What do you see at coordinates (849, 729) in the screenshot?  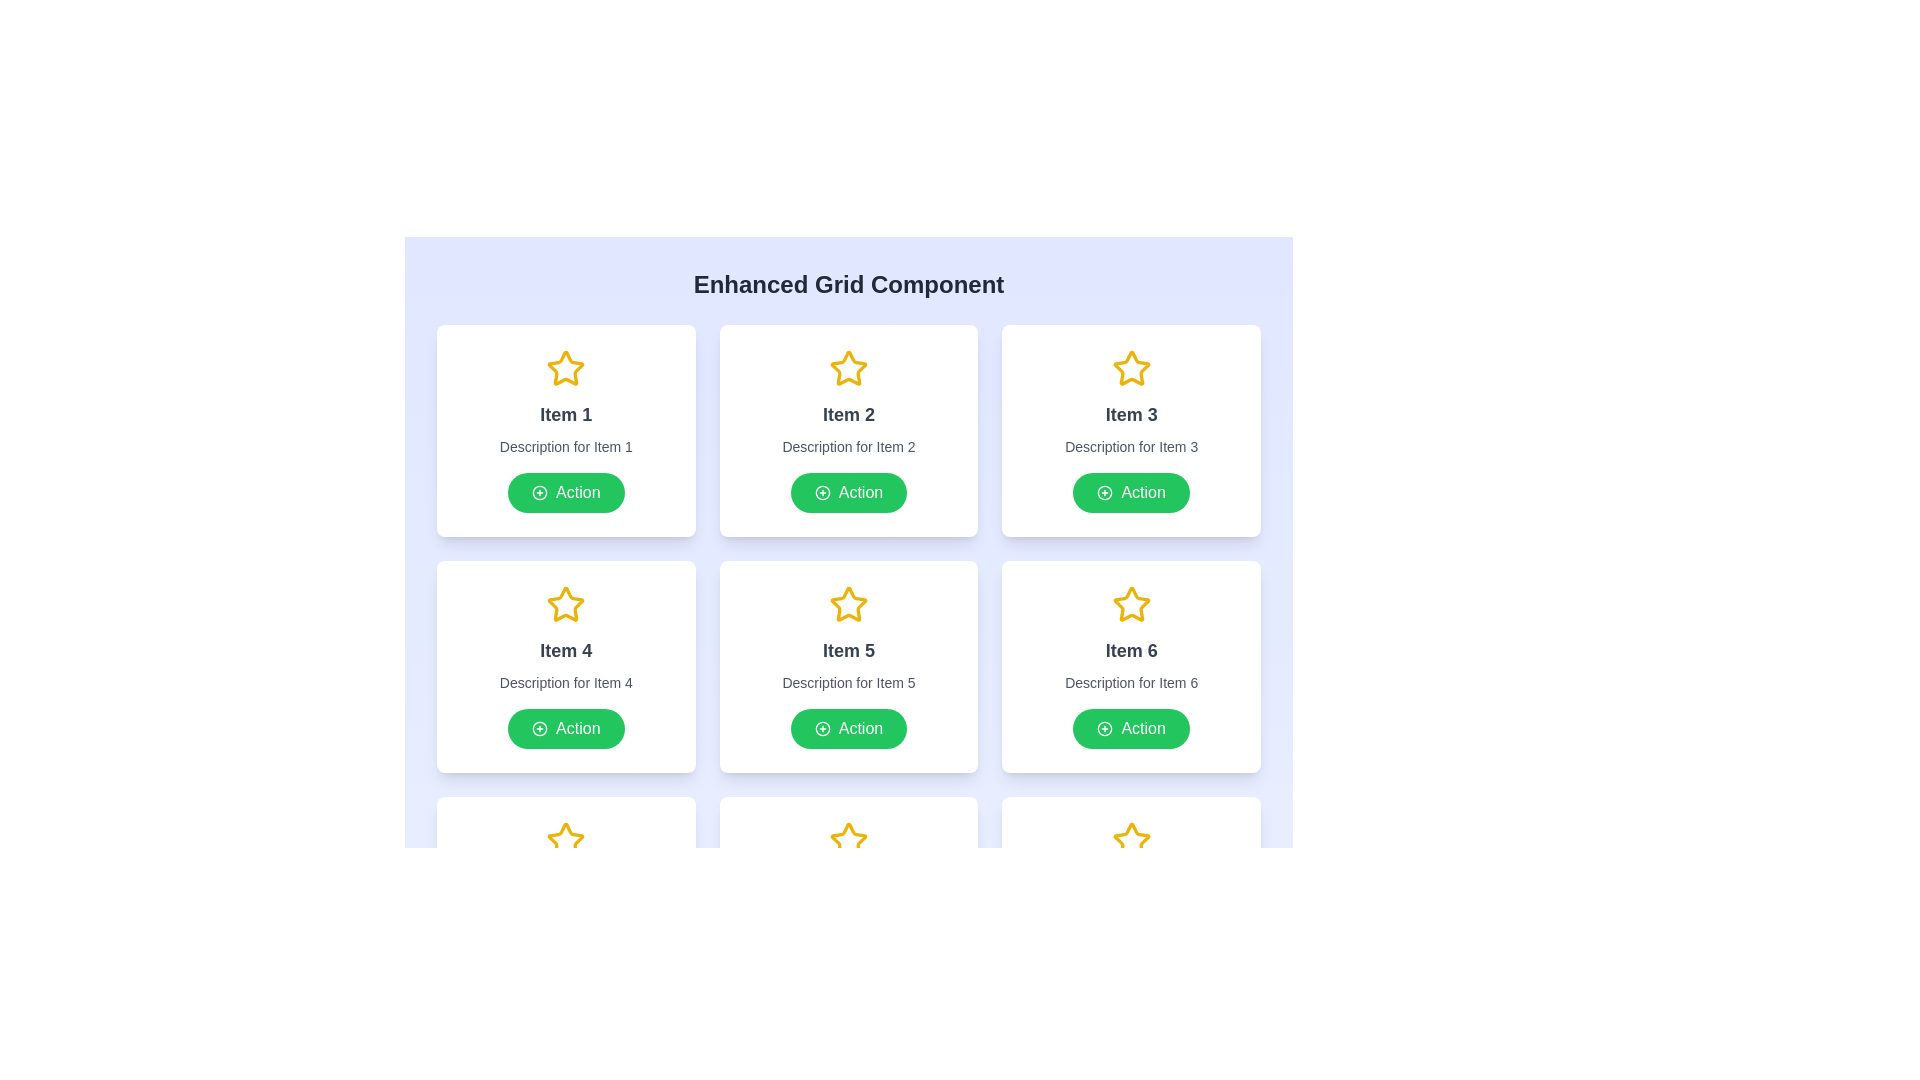 I see `the button located below the description text 'Description for Item 5' within the card labeled 'Item 5'` at bounding box center [849, 729].